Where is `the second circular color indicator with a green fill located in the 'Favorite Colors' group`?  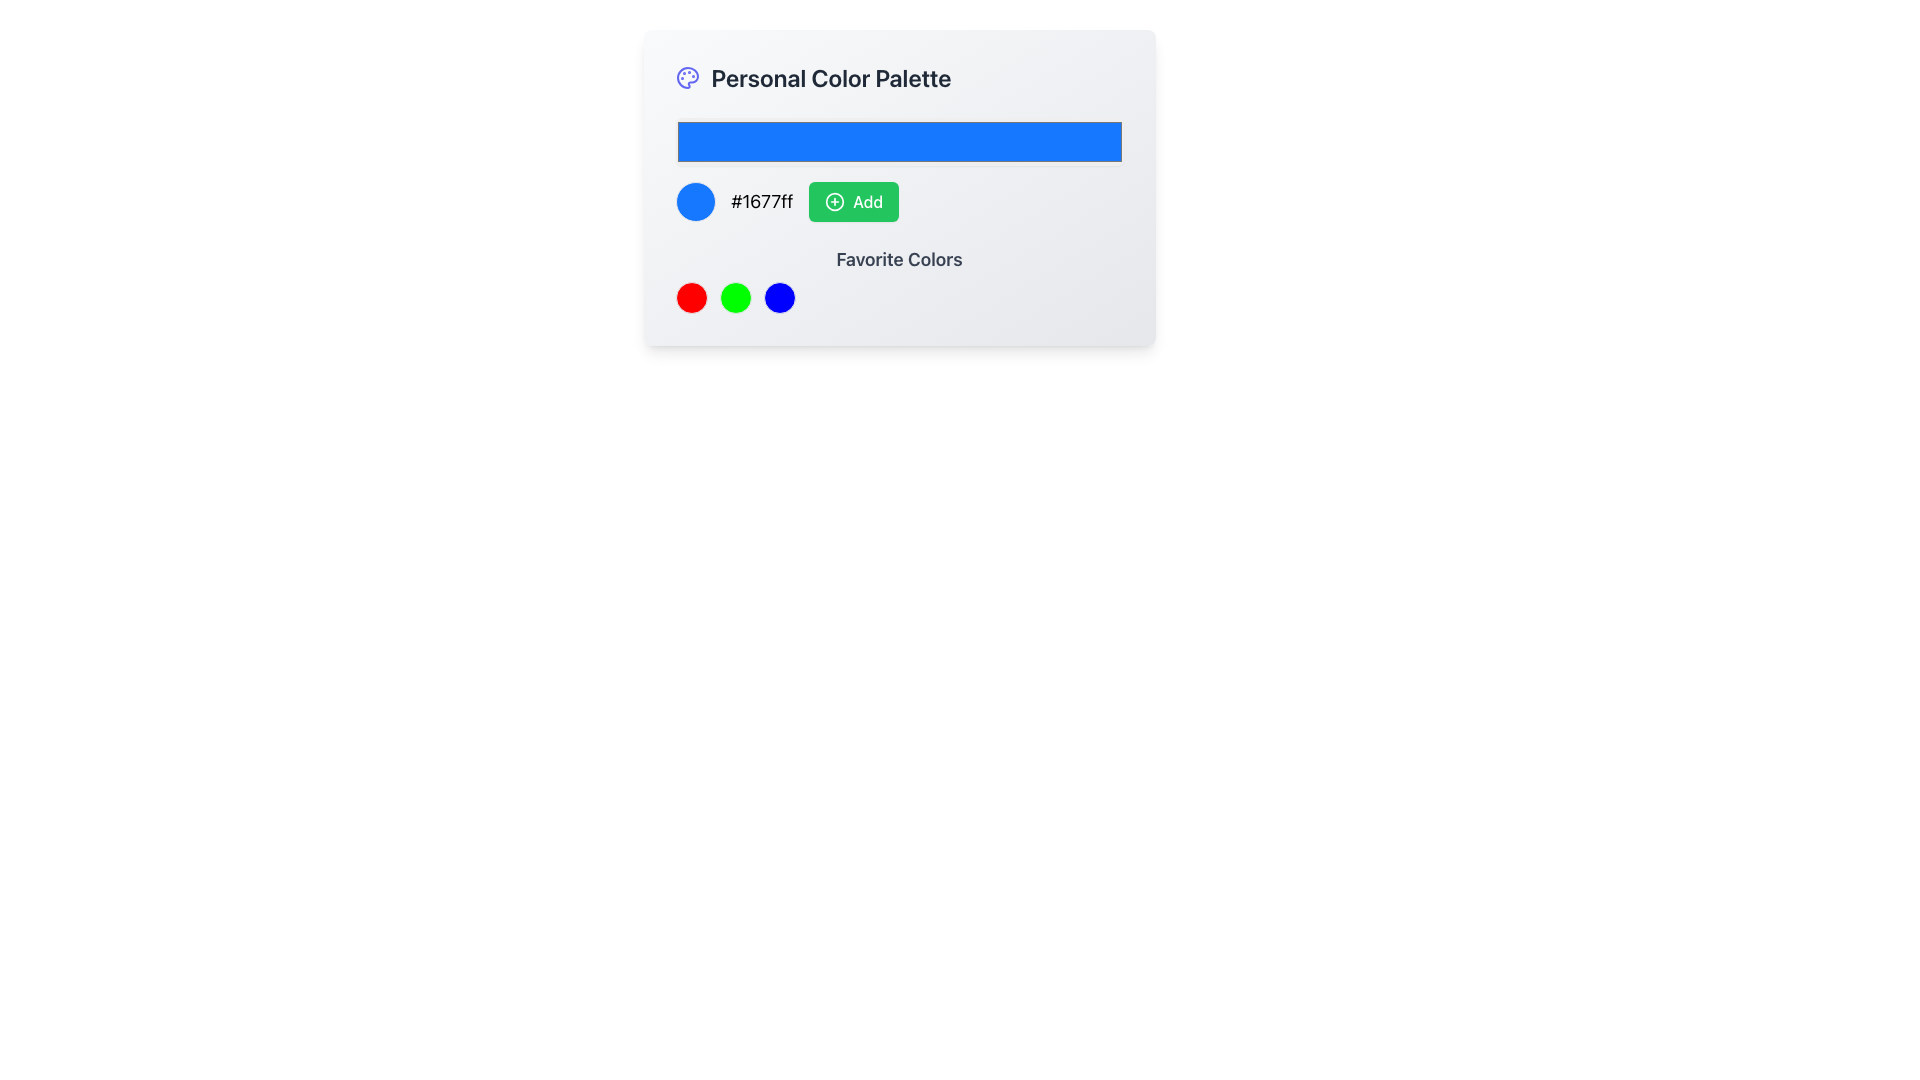
the second circular color indicator with a green fill located in the 'Favorite Colors' group is located at coordinates (734, 297).